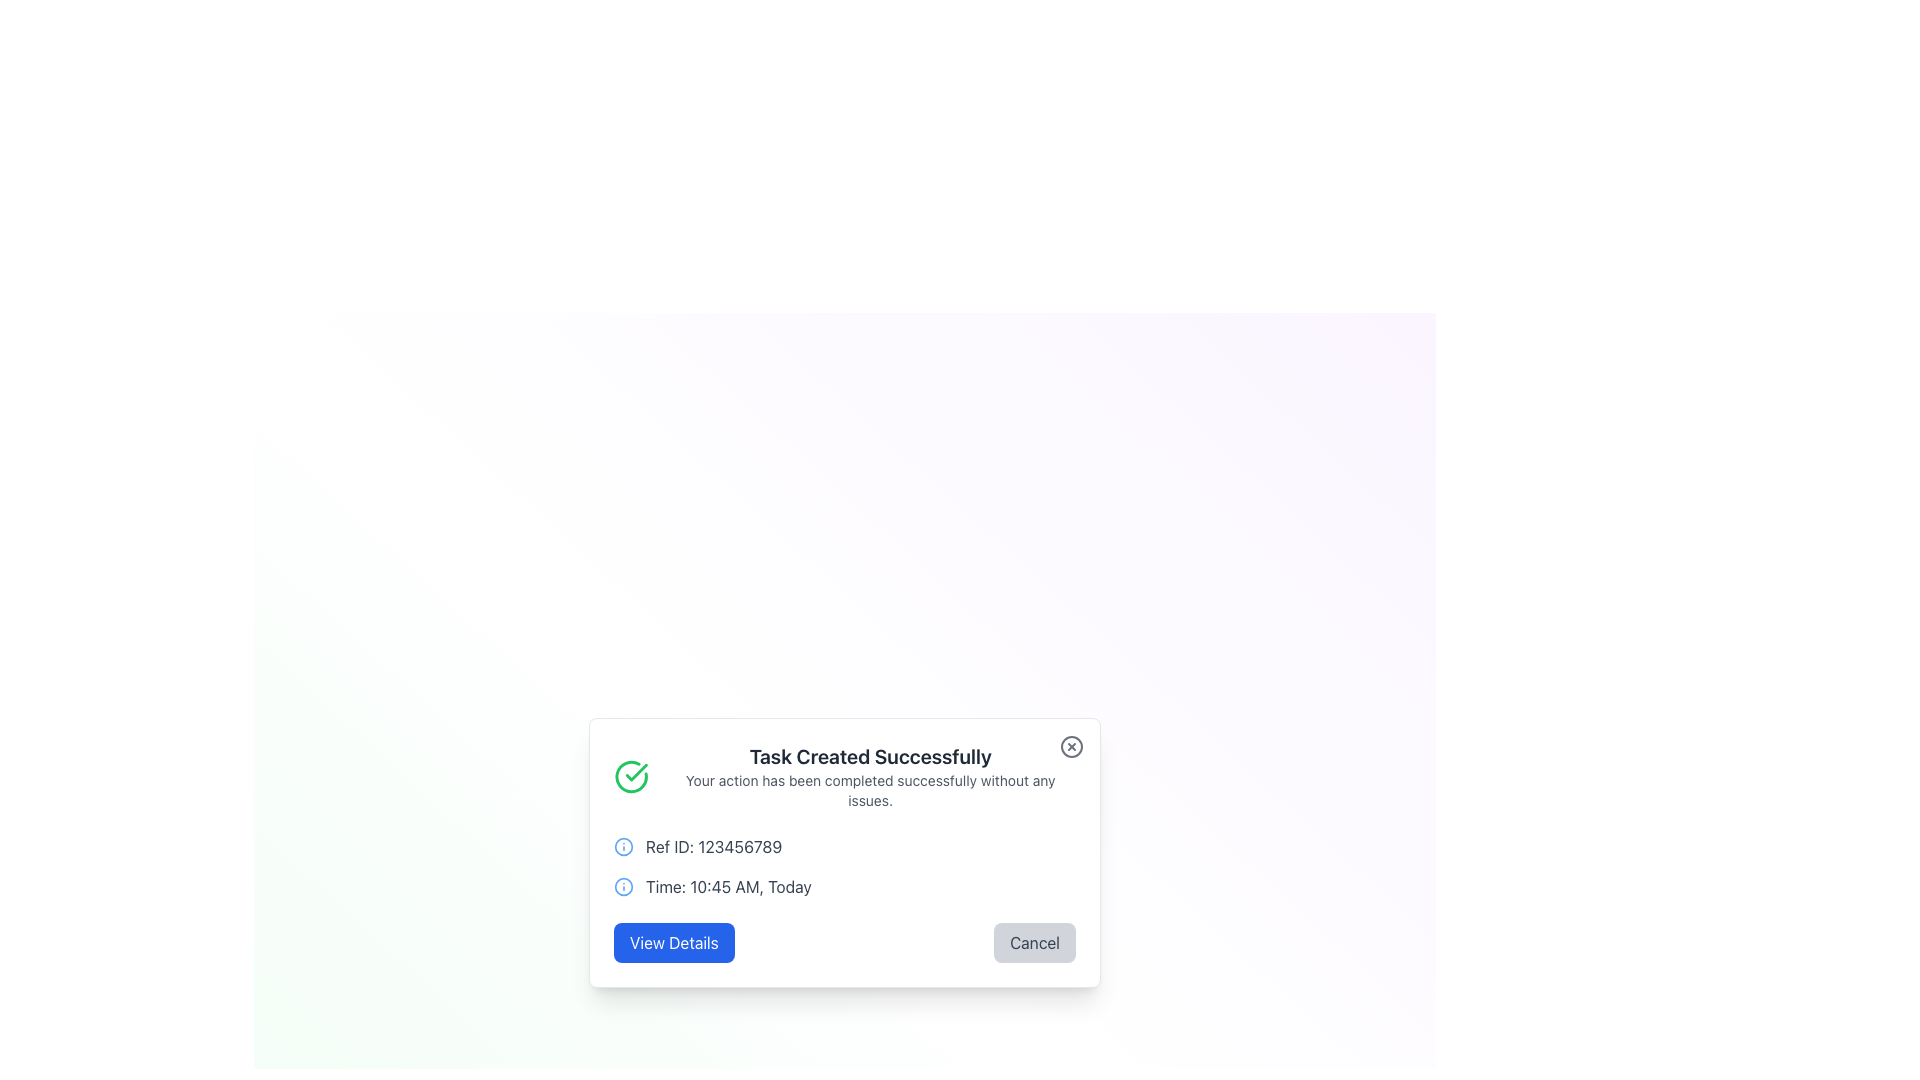 The height and width of the screenshot is (1080, 1920). Describe the element at coordinates (870, 775) in the screenshot. I see `message displayed in the text block that confirms the task has been created successfully, which includes the title 'Task Created Successfully' and the message 'Your action has been completed successfully without any issues.'` at that location.